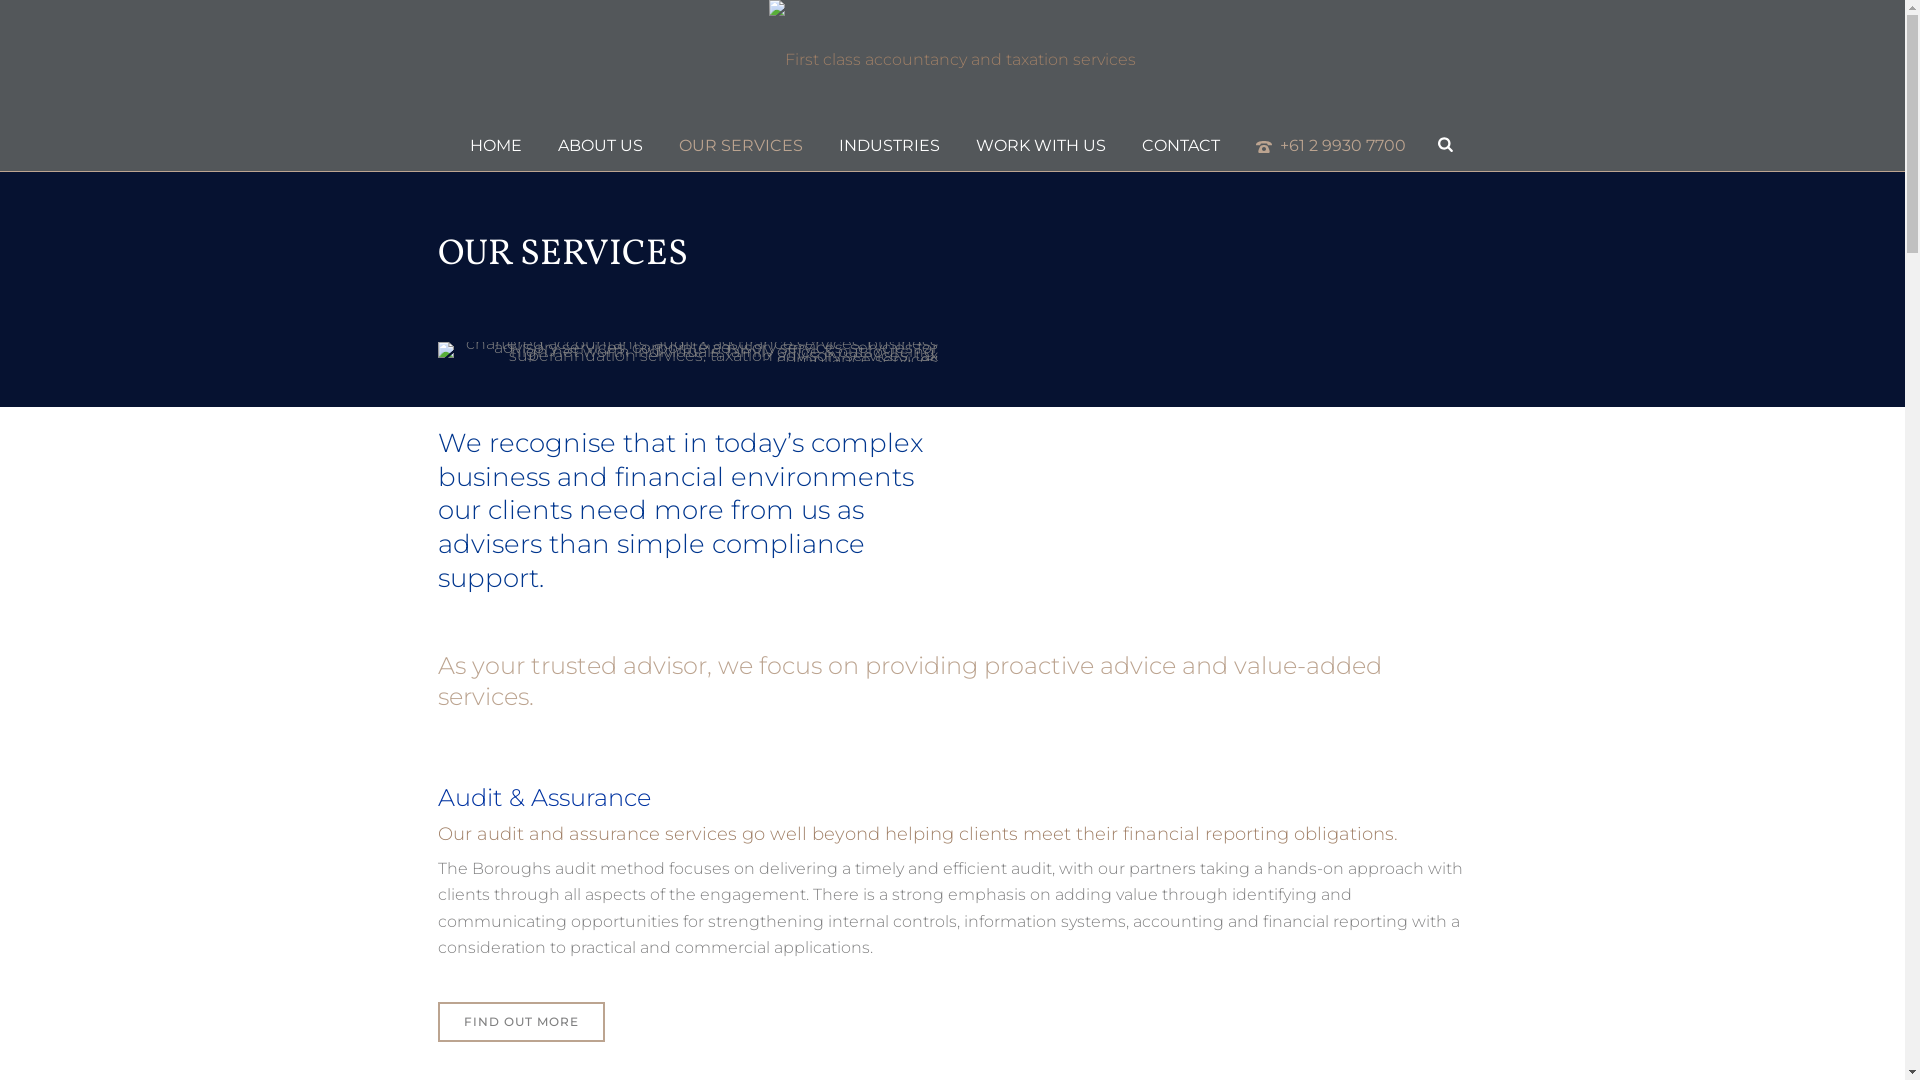 The height and width of the screenshot is (1080, 1920). Describe the element at coordinates (450, 144) in the screenshot. I see `'HOME'` at that location.